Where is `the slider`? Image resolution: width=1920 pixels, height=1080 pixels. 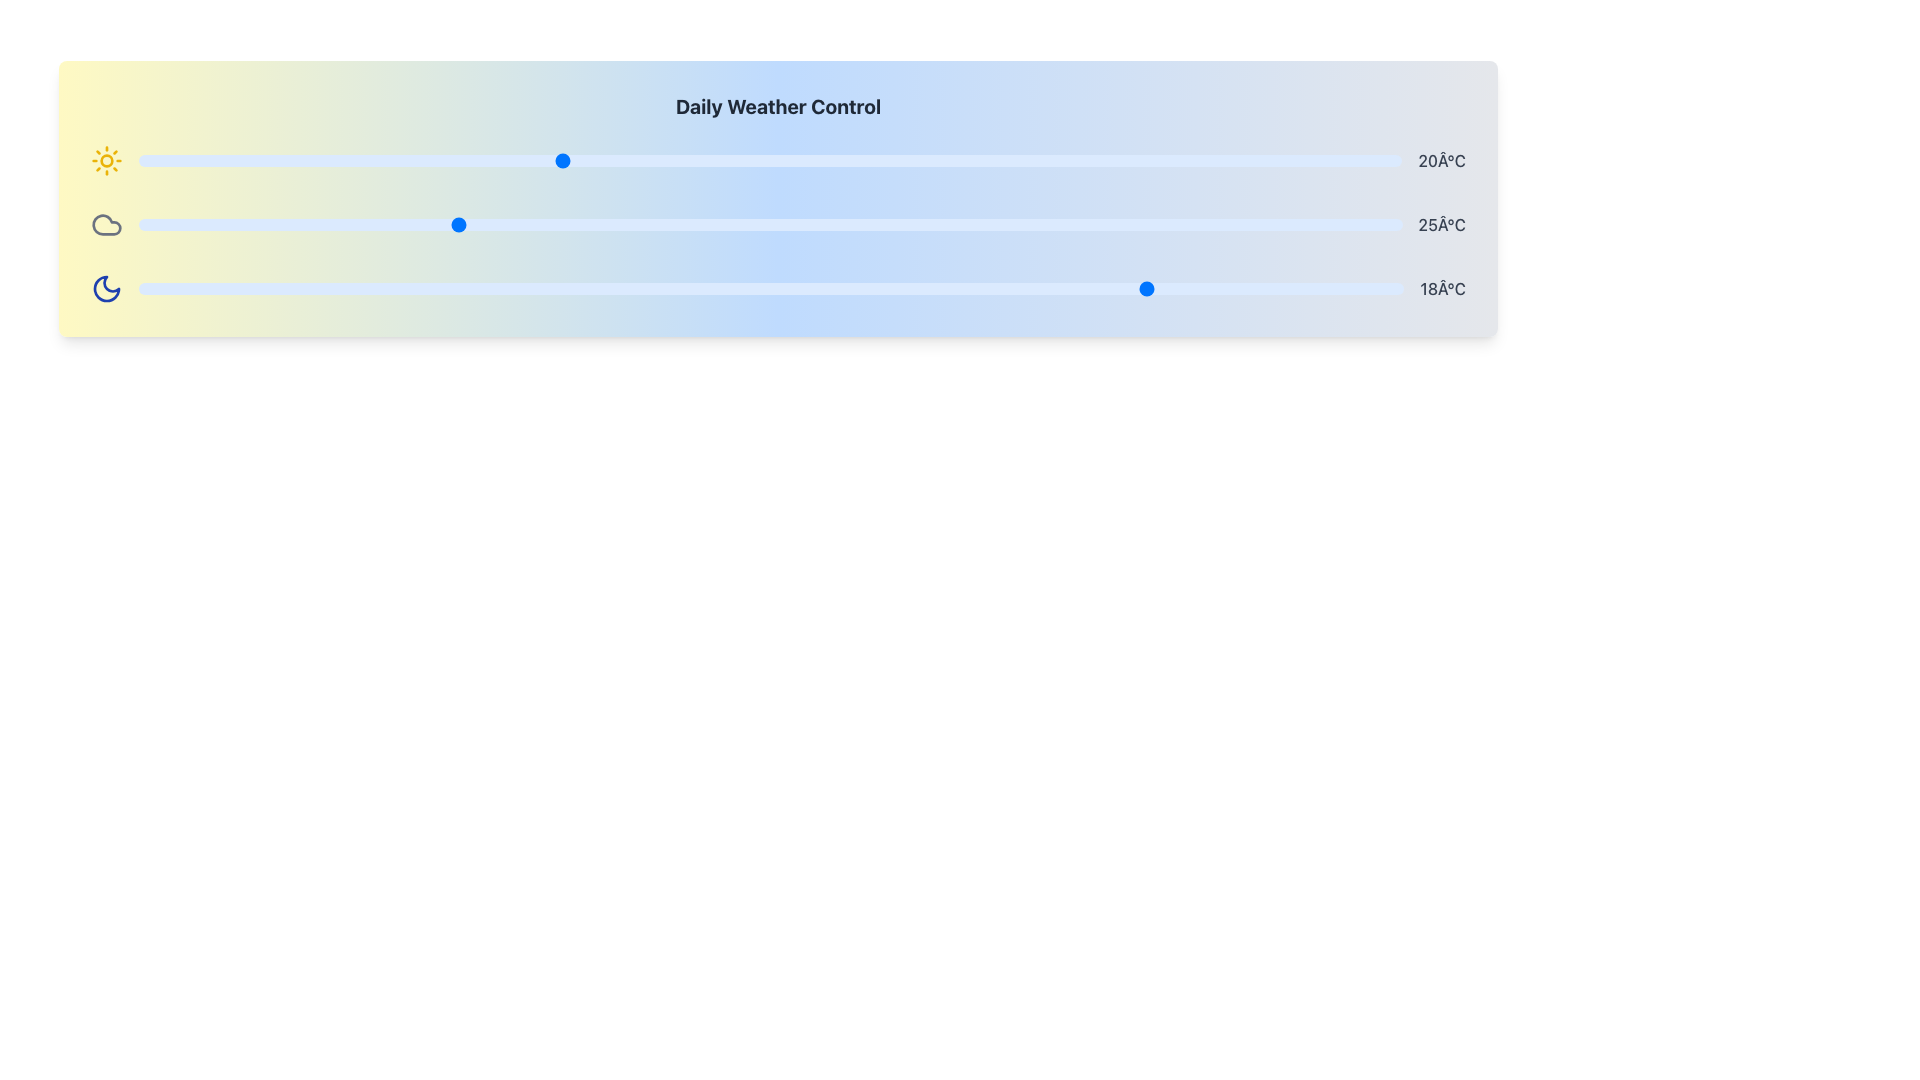
the slider is located at coordinates (306, 160).